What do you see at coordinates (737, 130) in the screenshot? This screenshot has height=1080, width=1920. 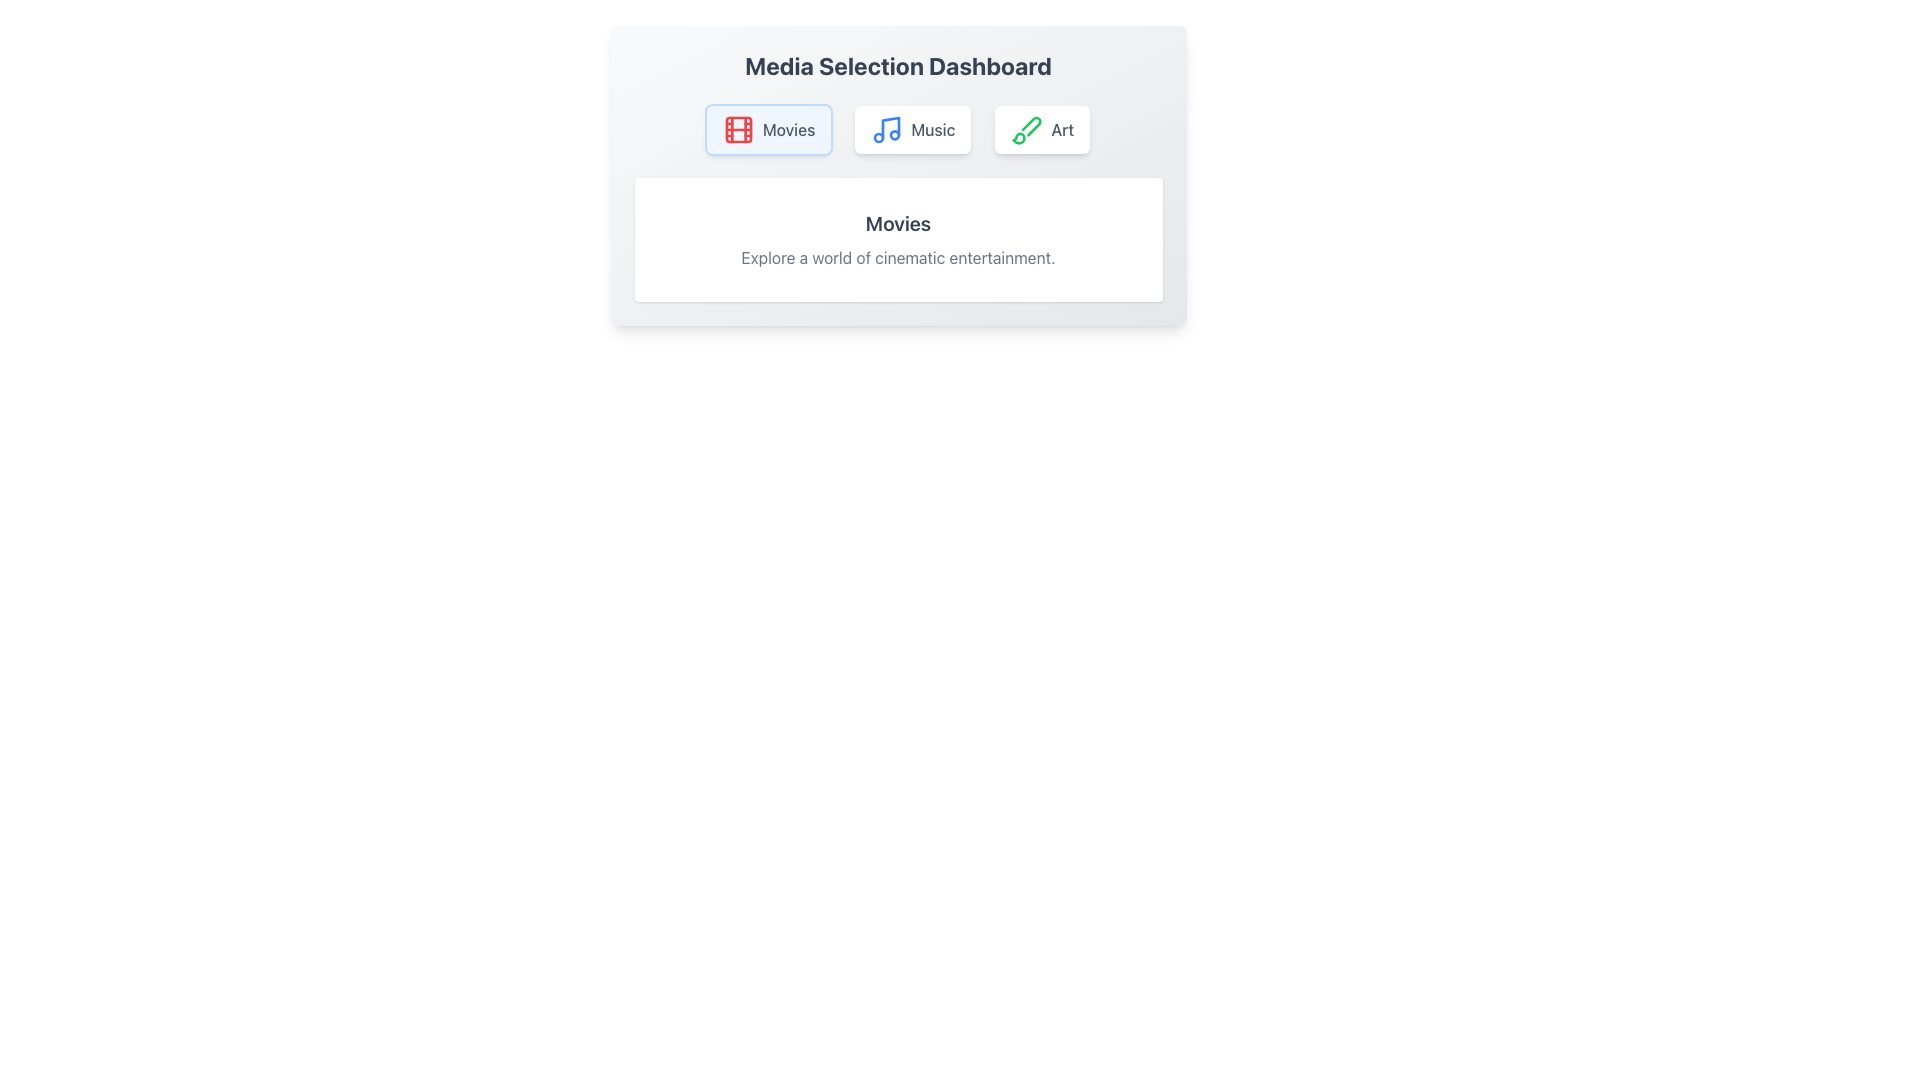 I see `first rectangle of the film reel icon located in the top-left section of the interface` at bounding box center [737, 130].